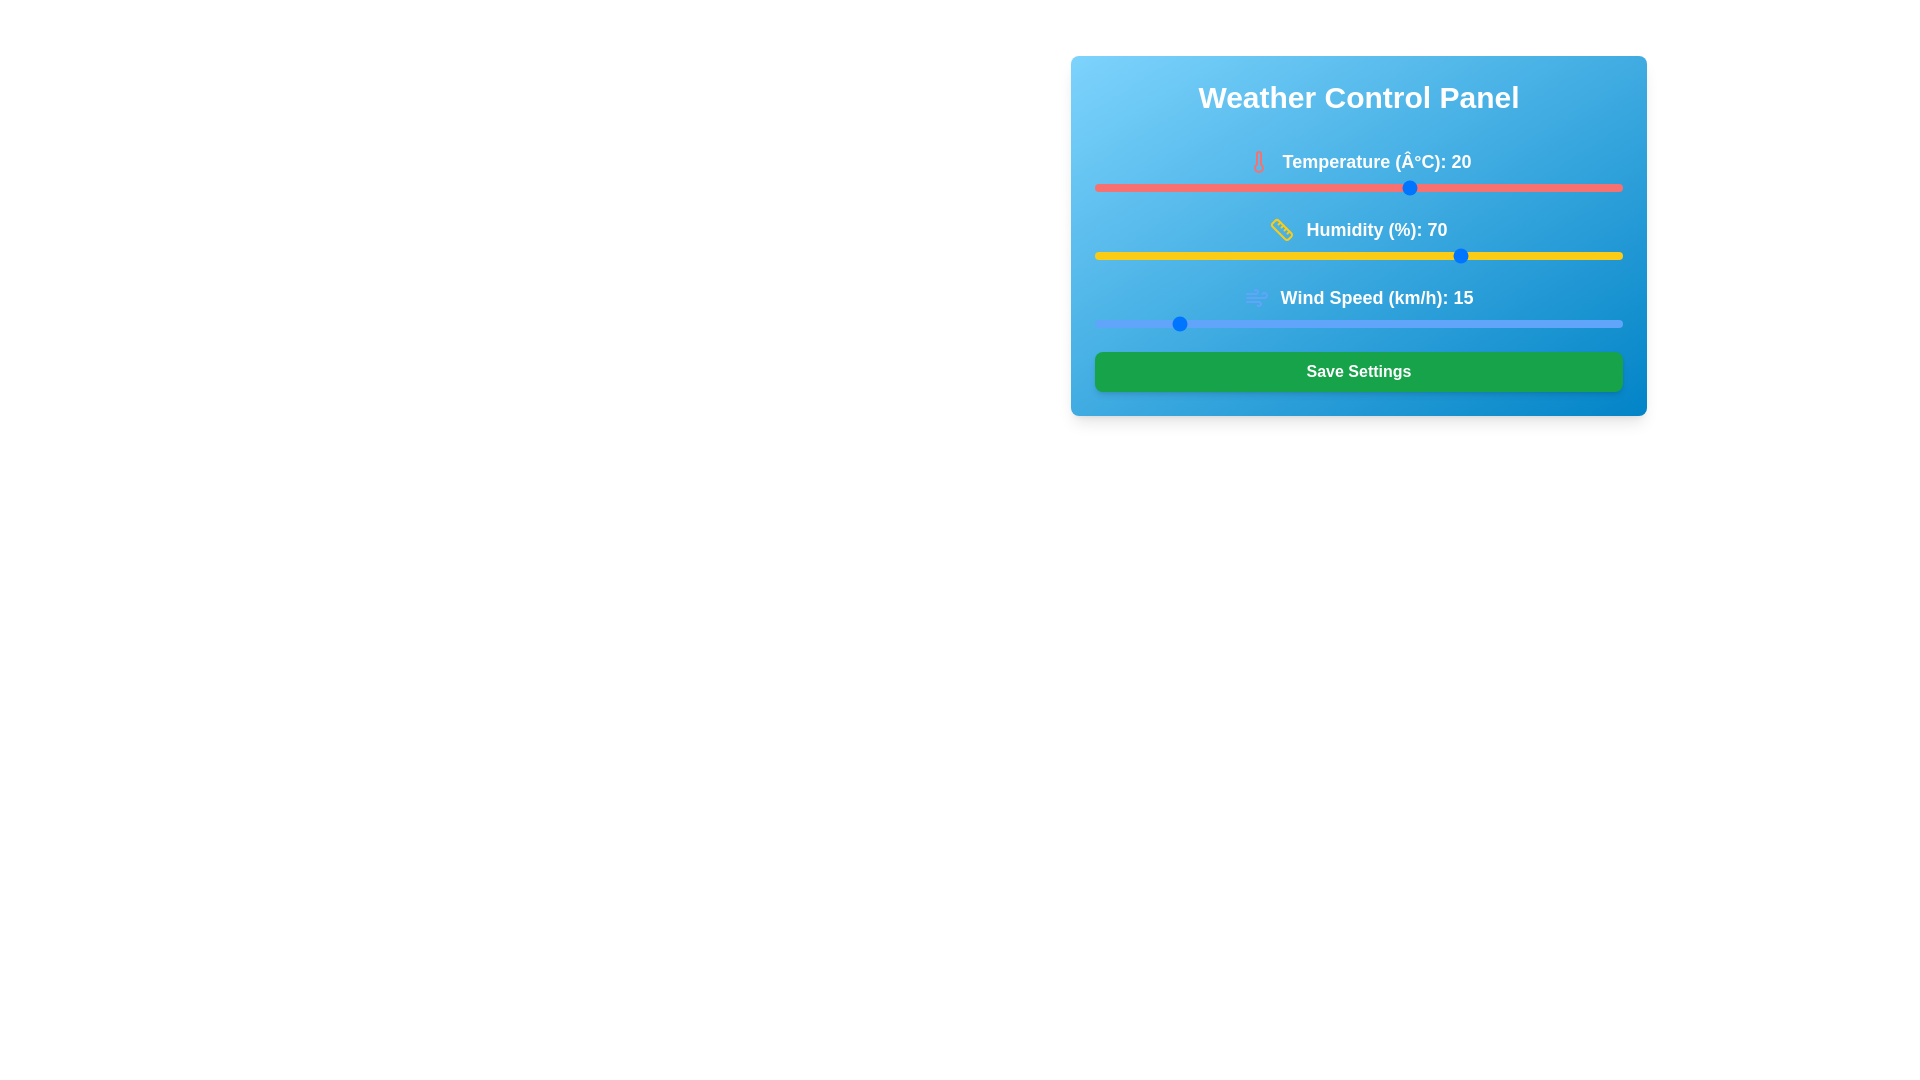 Image resolution: width=1920 pixels, height=1080 pixels. I want to click on wind speed, so click(1104, 323).